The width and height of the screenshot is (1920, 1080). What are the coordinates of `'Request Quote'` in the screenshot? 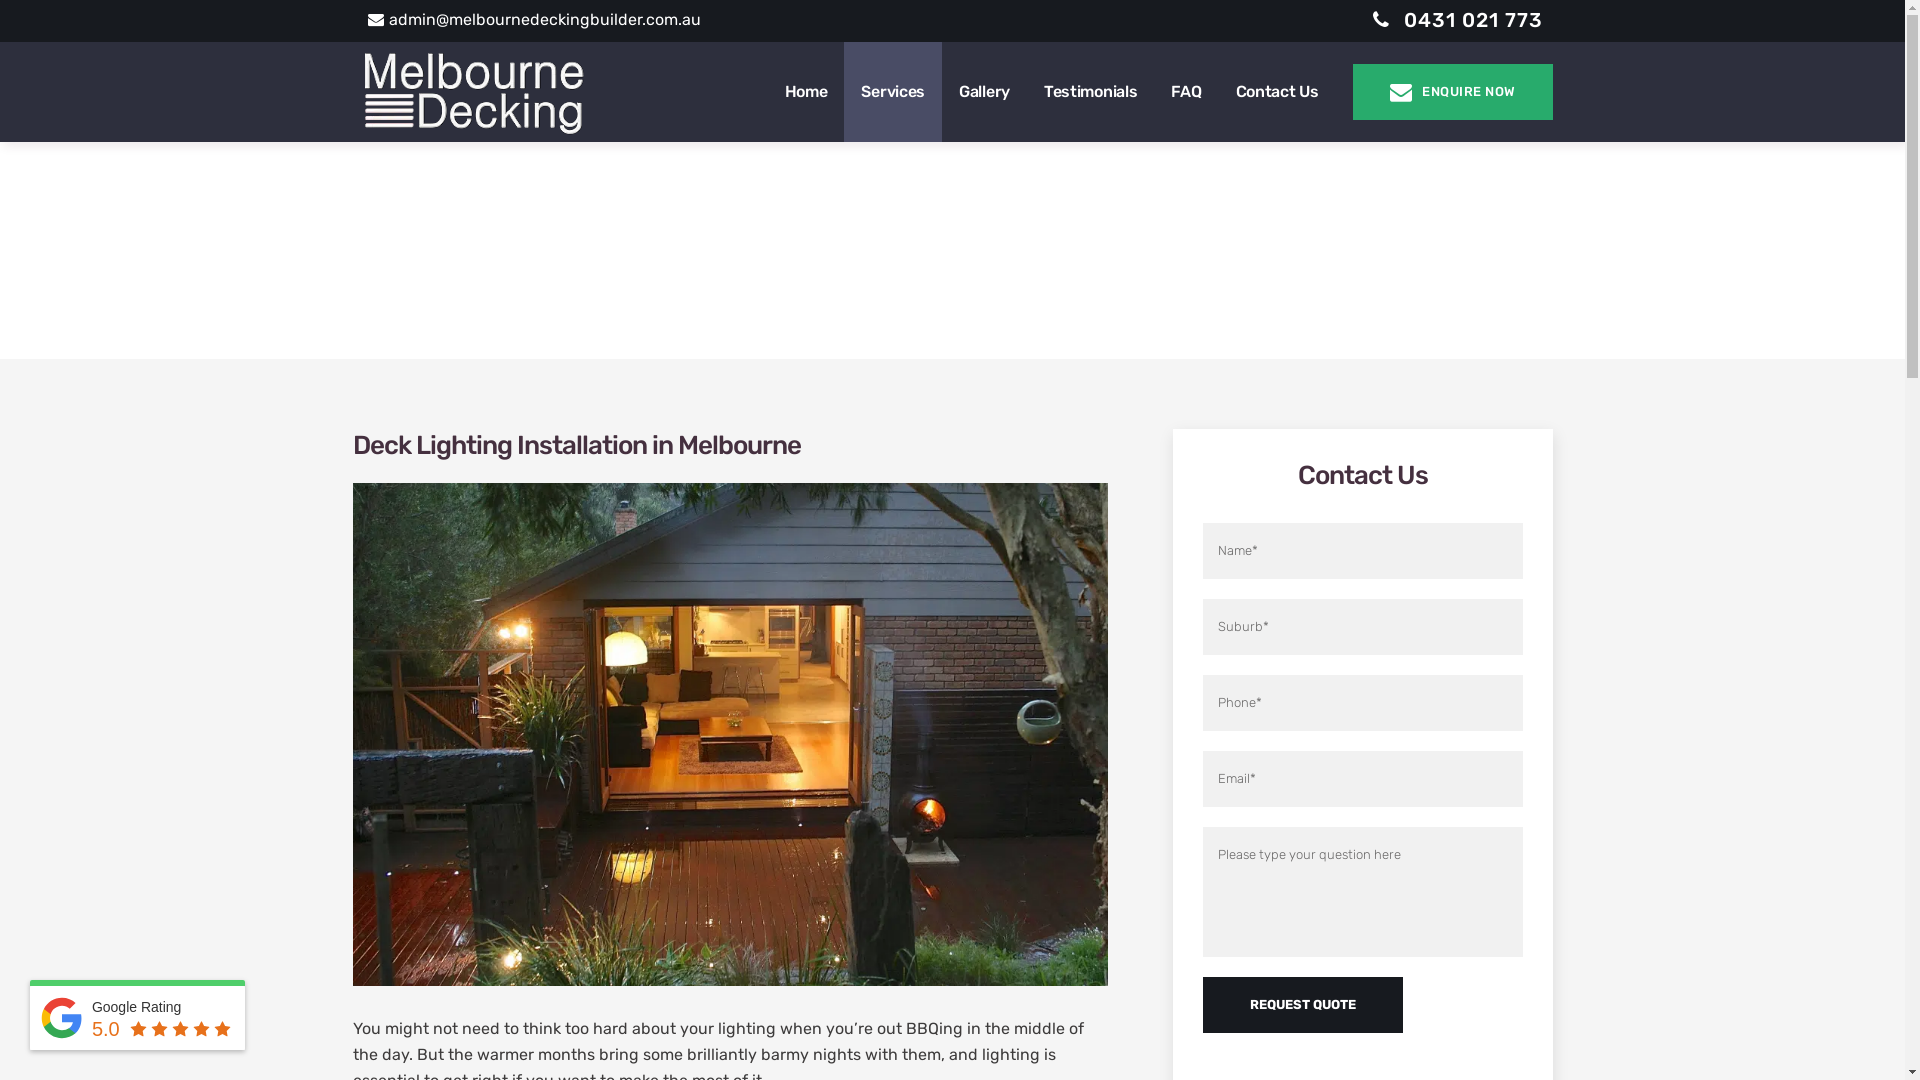 It's located at (1200, 1005).